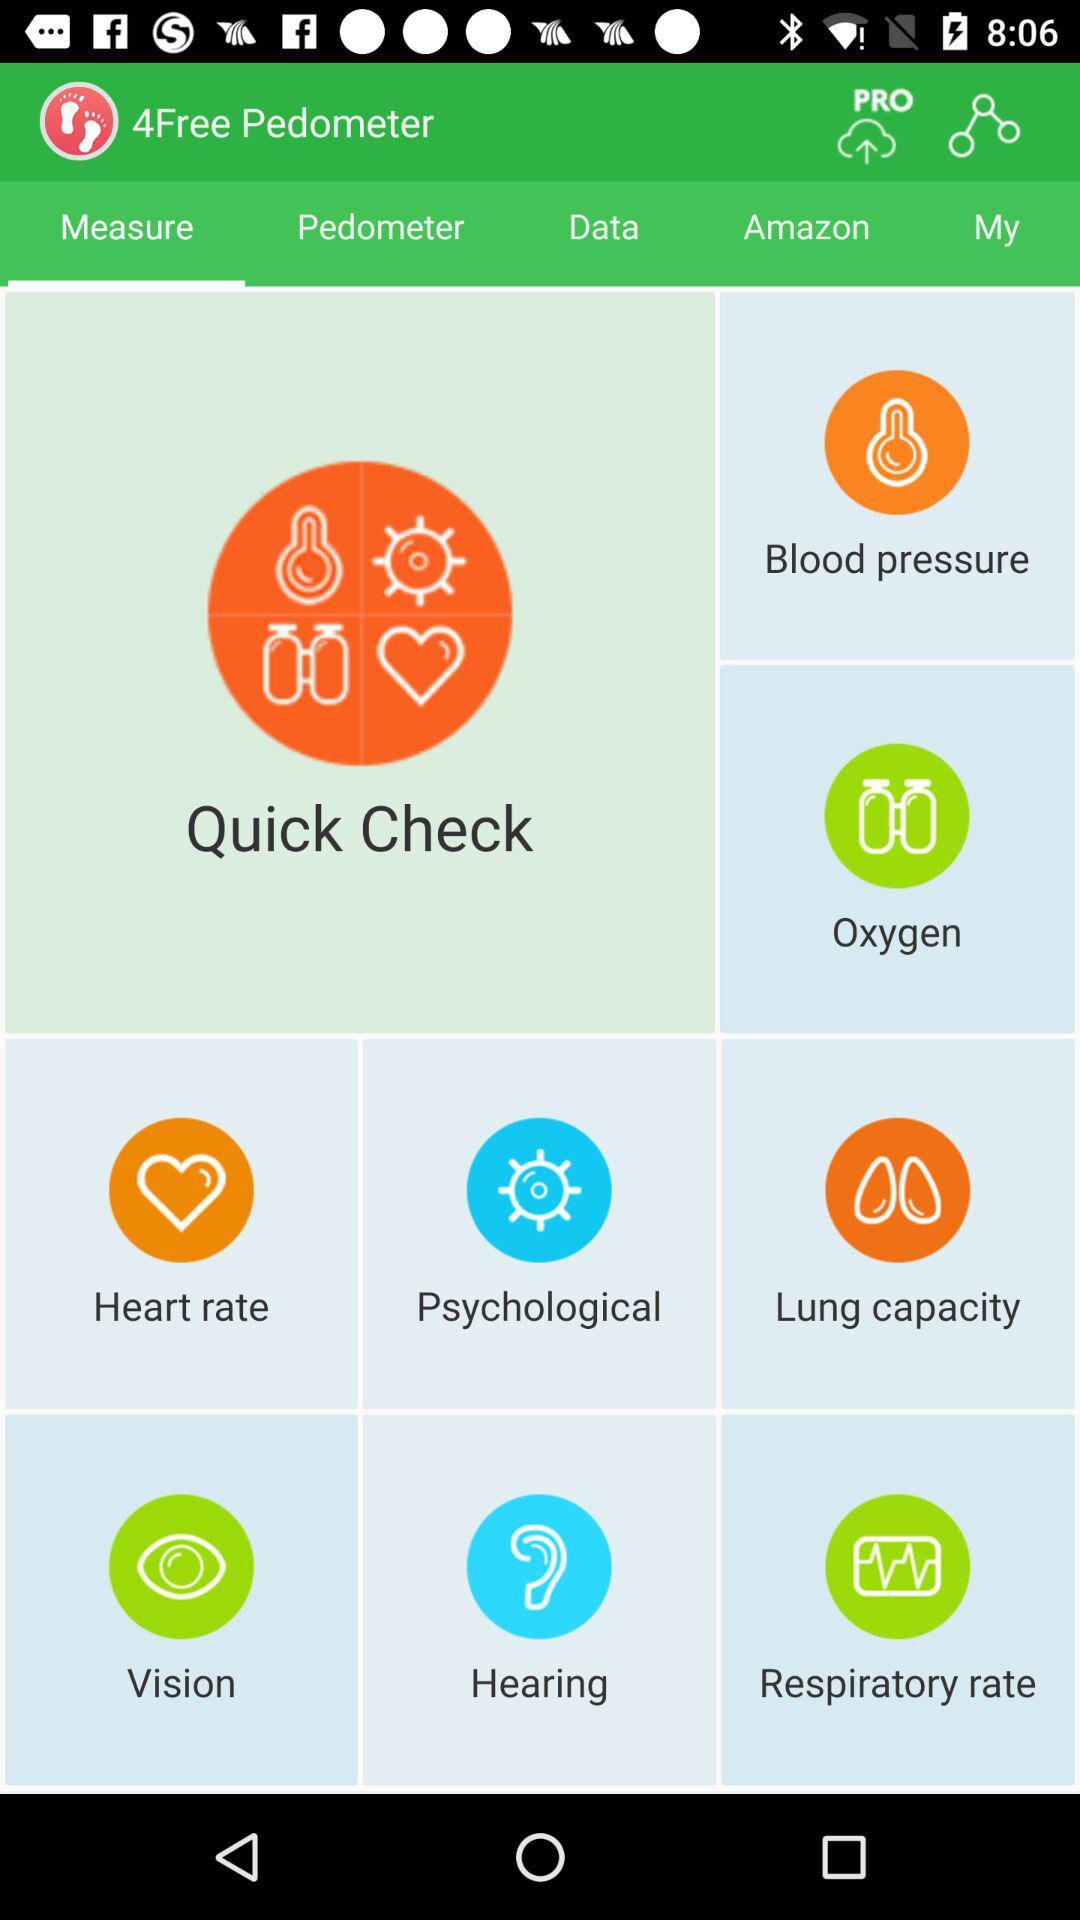 This screenshot has height=1920, width=1080. What do you see at coordinates (805, 243) in the screenshot?
I see `item to the left of the my` at bounding box center [805, 243].